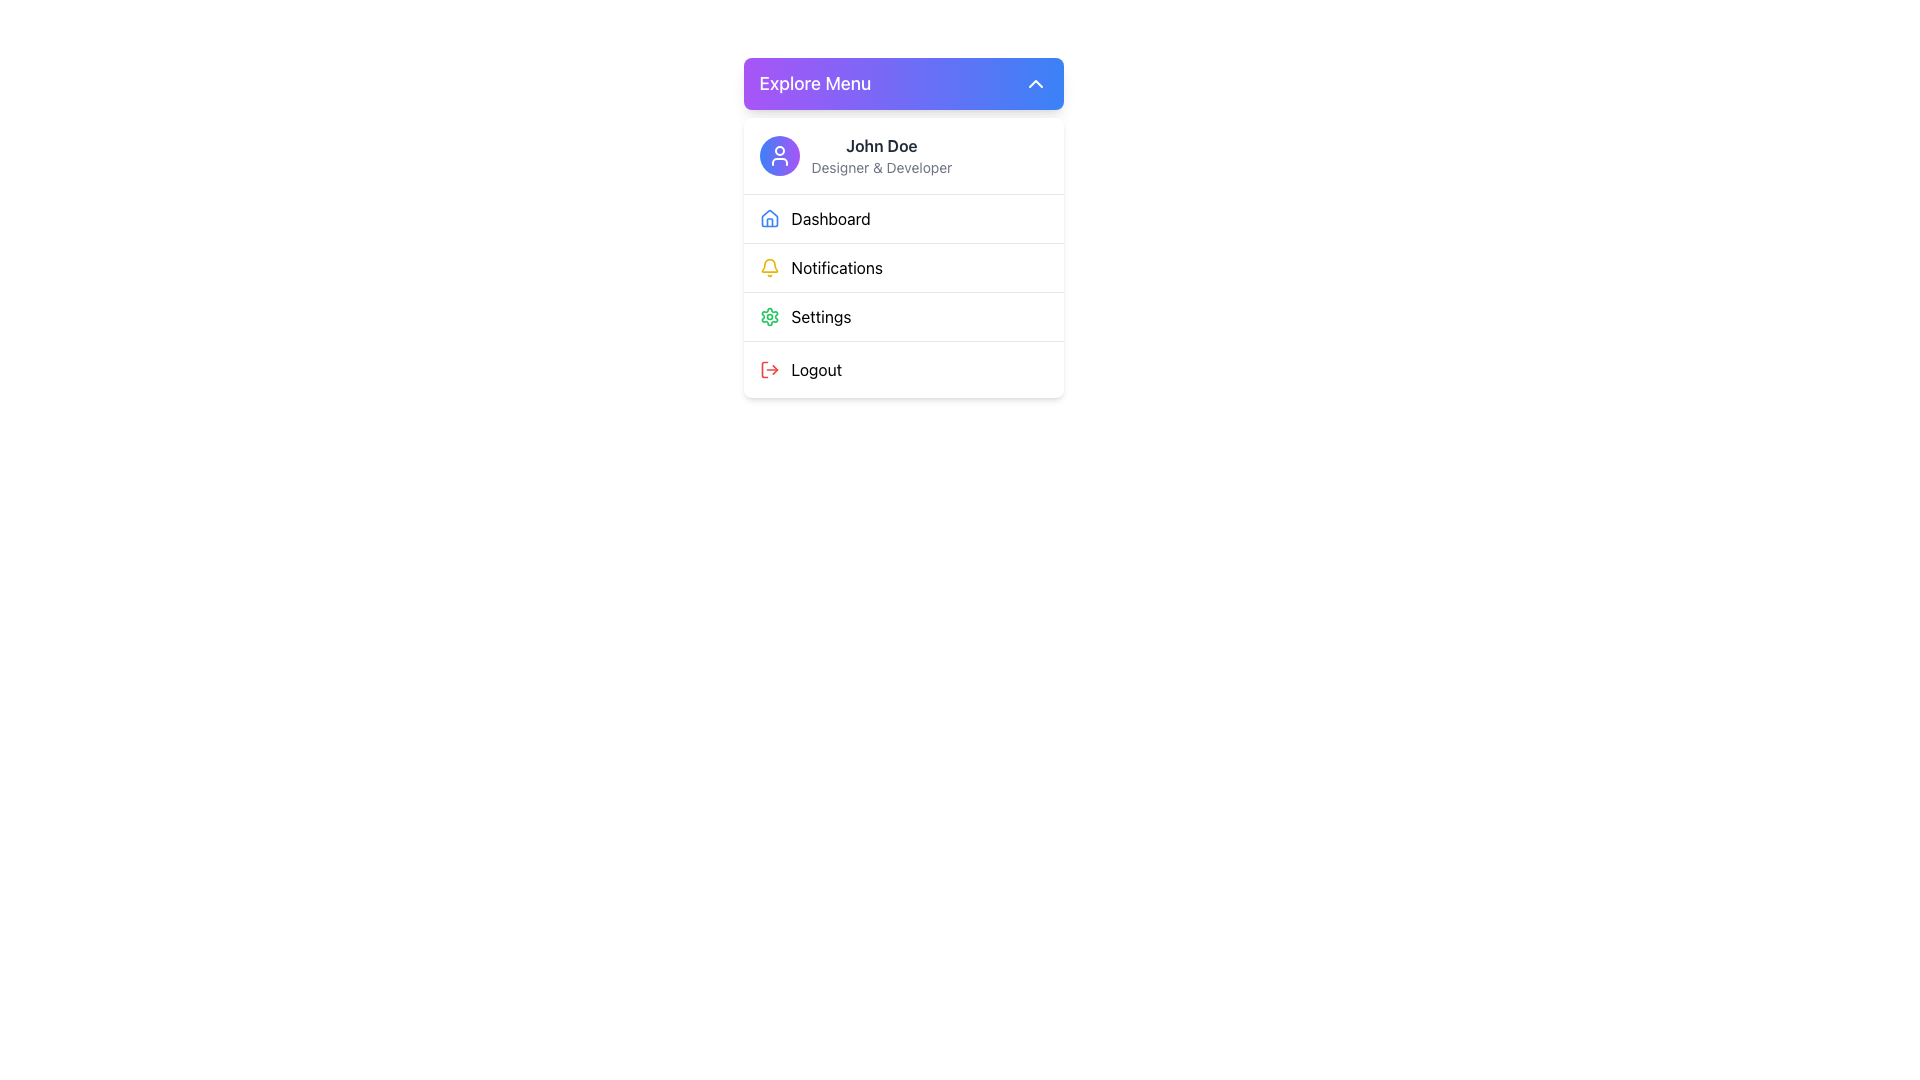 The width and height of the screenshot is (1920, 1080). What do you see at coordinates (880, 167) in the screenshot?
I see `informational text label that indicates the professional designation or role associated with 'John Doe', located directly below the name in the vertical menu layout` at bounding box center [880, 167].